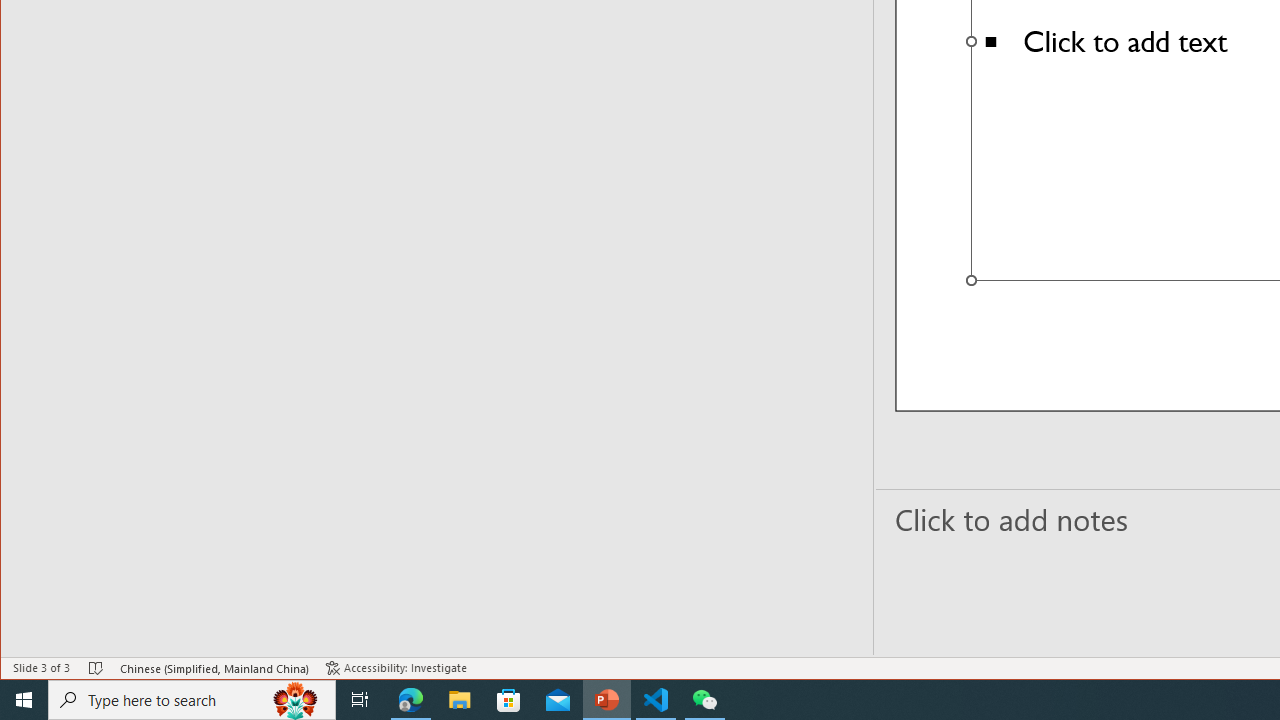 Image resolution: width=1280 pixels, height=720 pixels. Describe the element at coordinates (656, 698) in the screenshot. I see `'Visual Studio Code - 1 running window'` at that location.